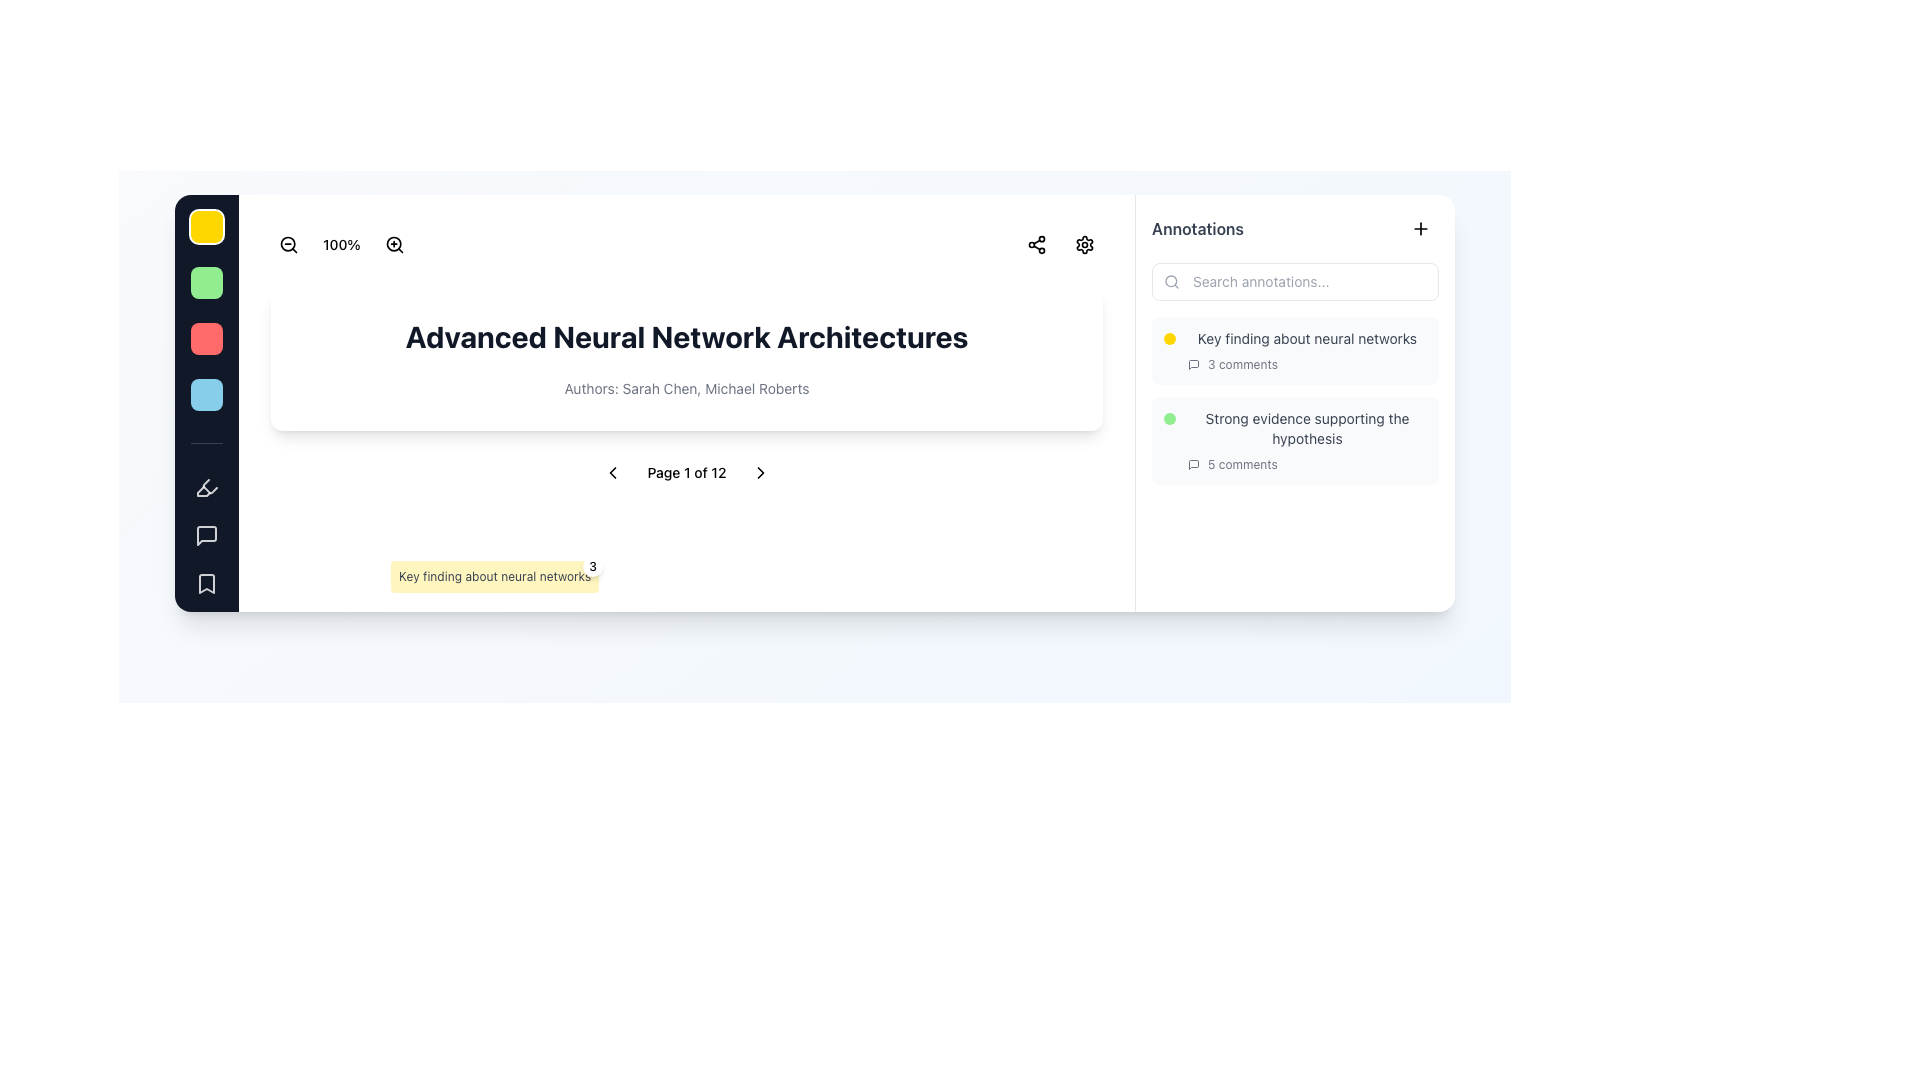 Image resolution: width=1920 pixels, height=1080 pixels. What do you see at coordinates (1036, 244) in the screenshot?
I see `the share button located` at bounding box center [1036, 244].